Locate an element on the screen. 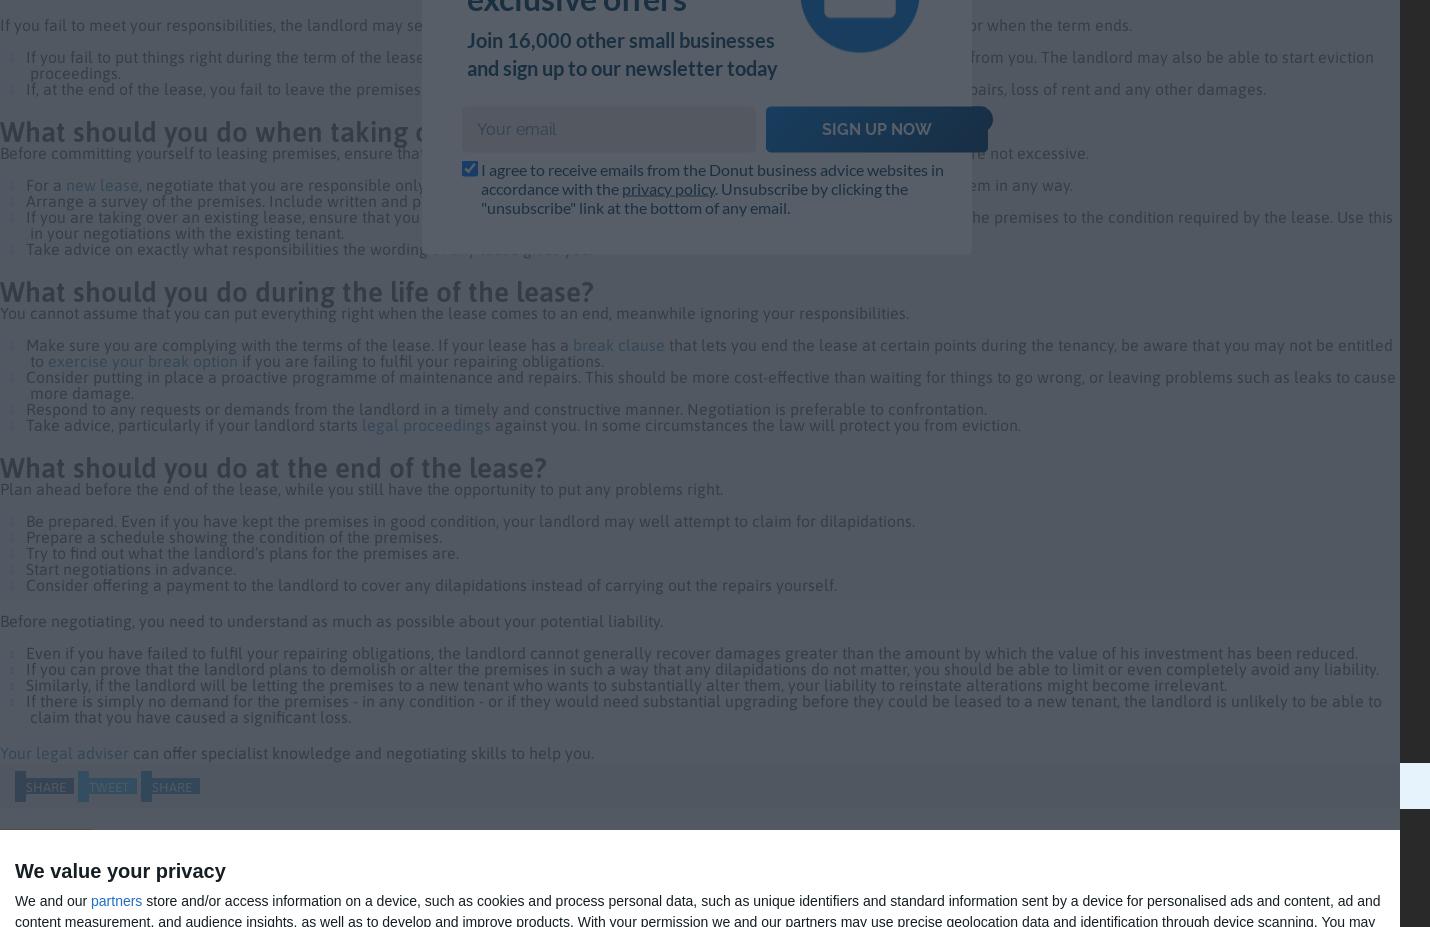 This screenshot has width=1430, height=927. 'Start negotiations in advance.' is located at coordinates (128, 568).